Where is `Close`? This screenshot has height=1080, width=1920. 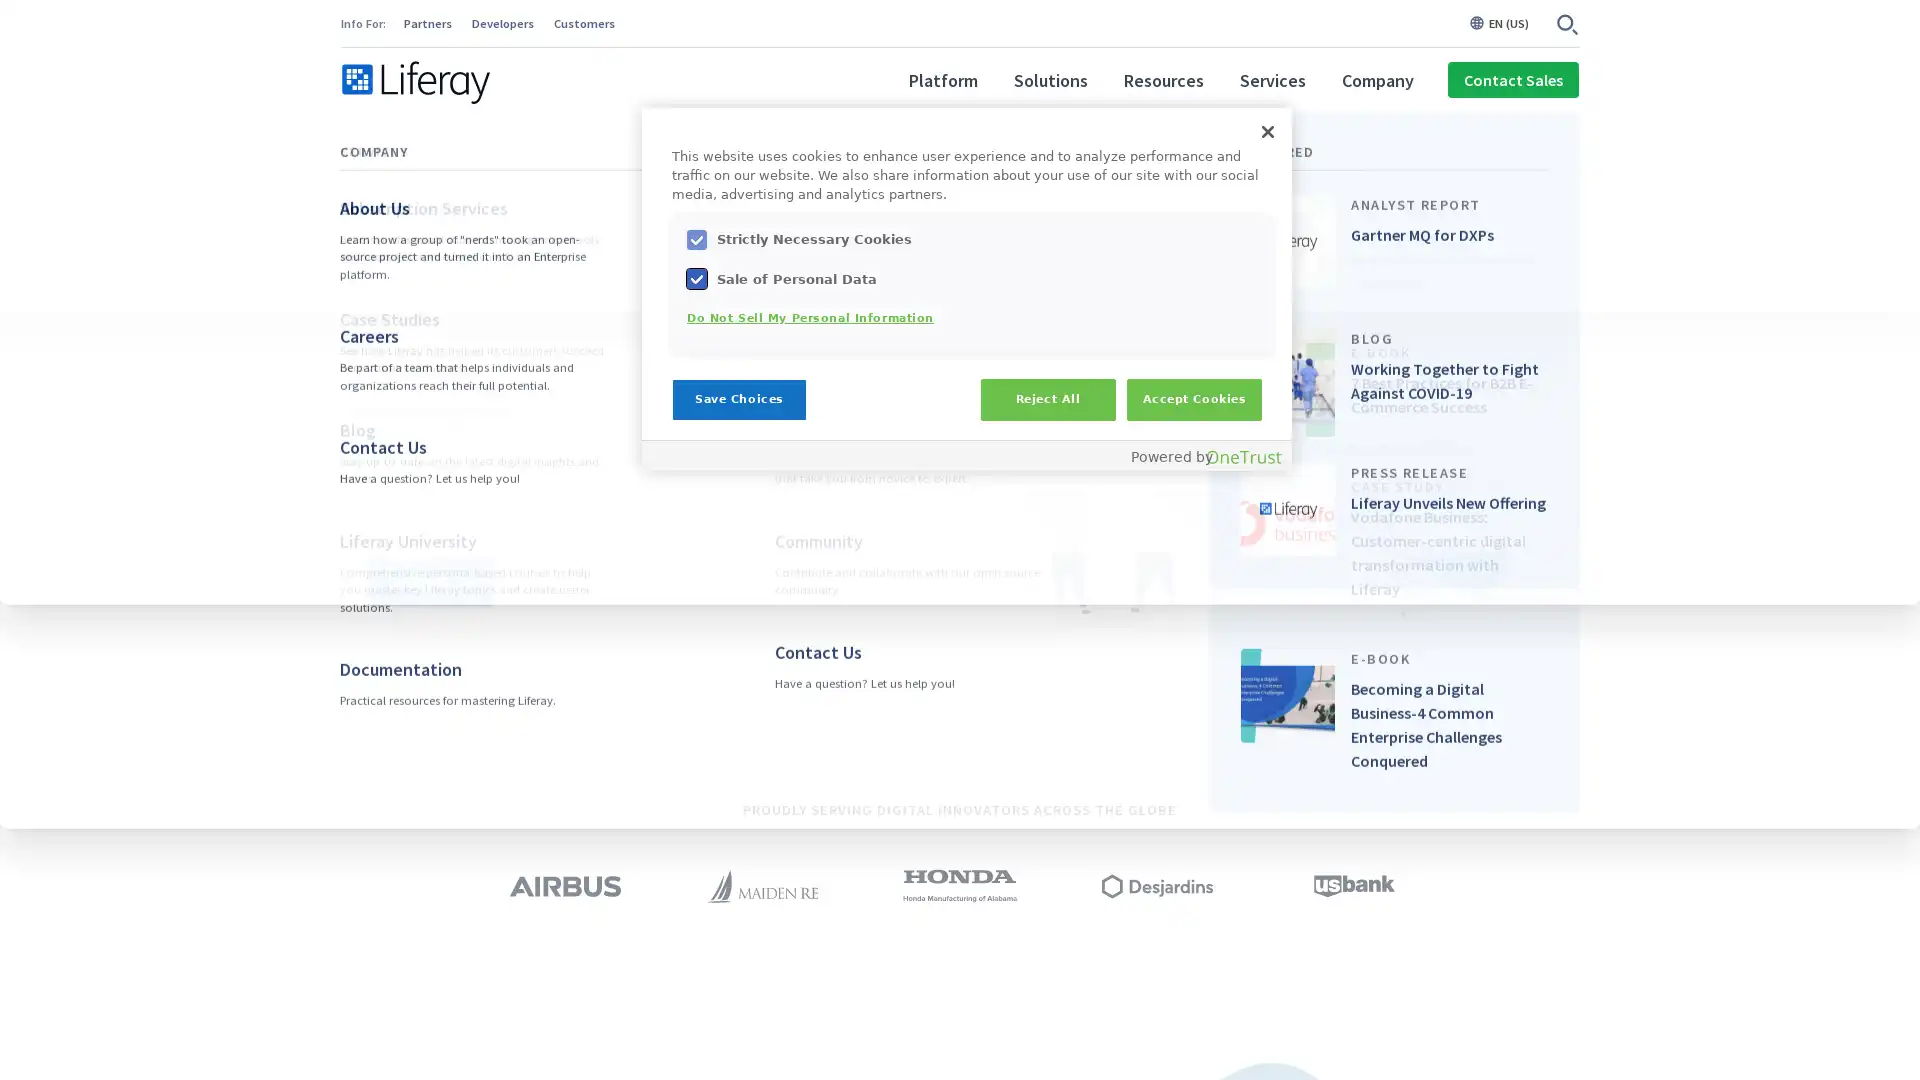 Close is located at coordinates (1266, 131).